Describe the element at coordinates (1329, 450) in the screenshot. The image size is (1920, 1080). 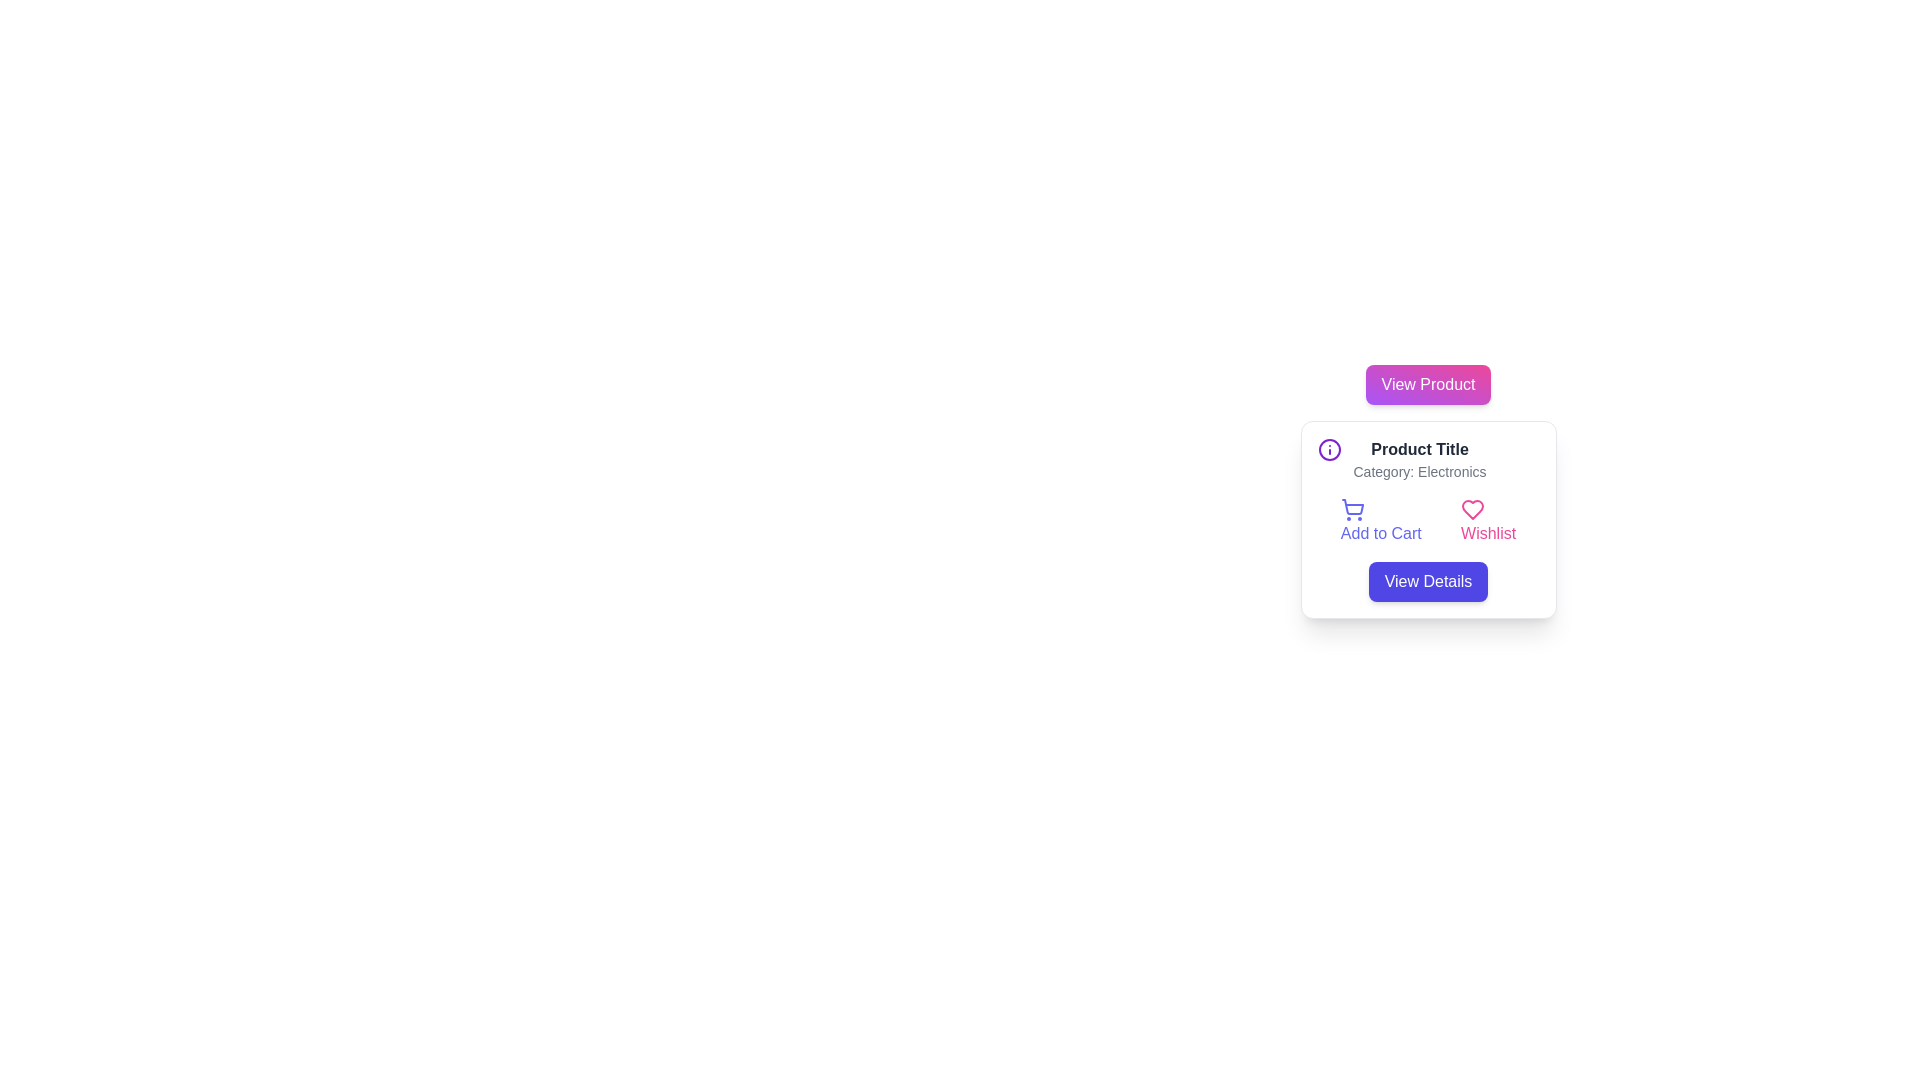
I see `the purple info icon, which is a circular graphic with a purple outline` at that location.